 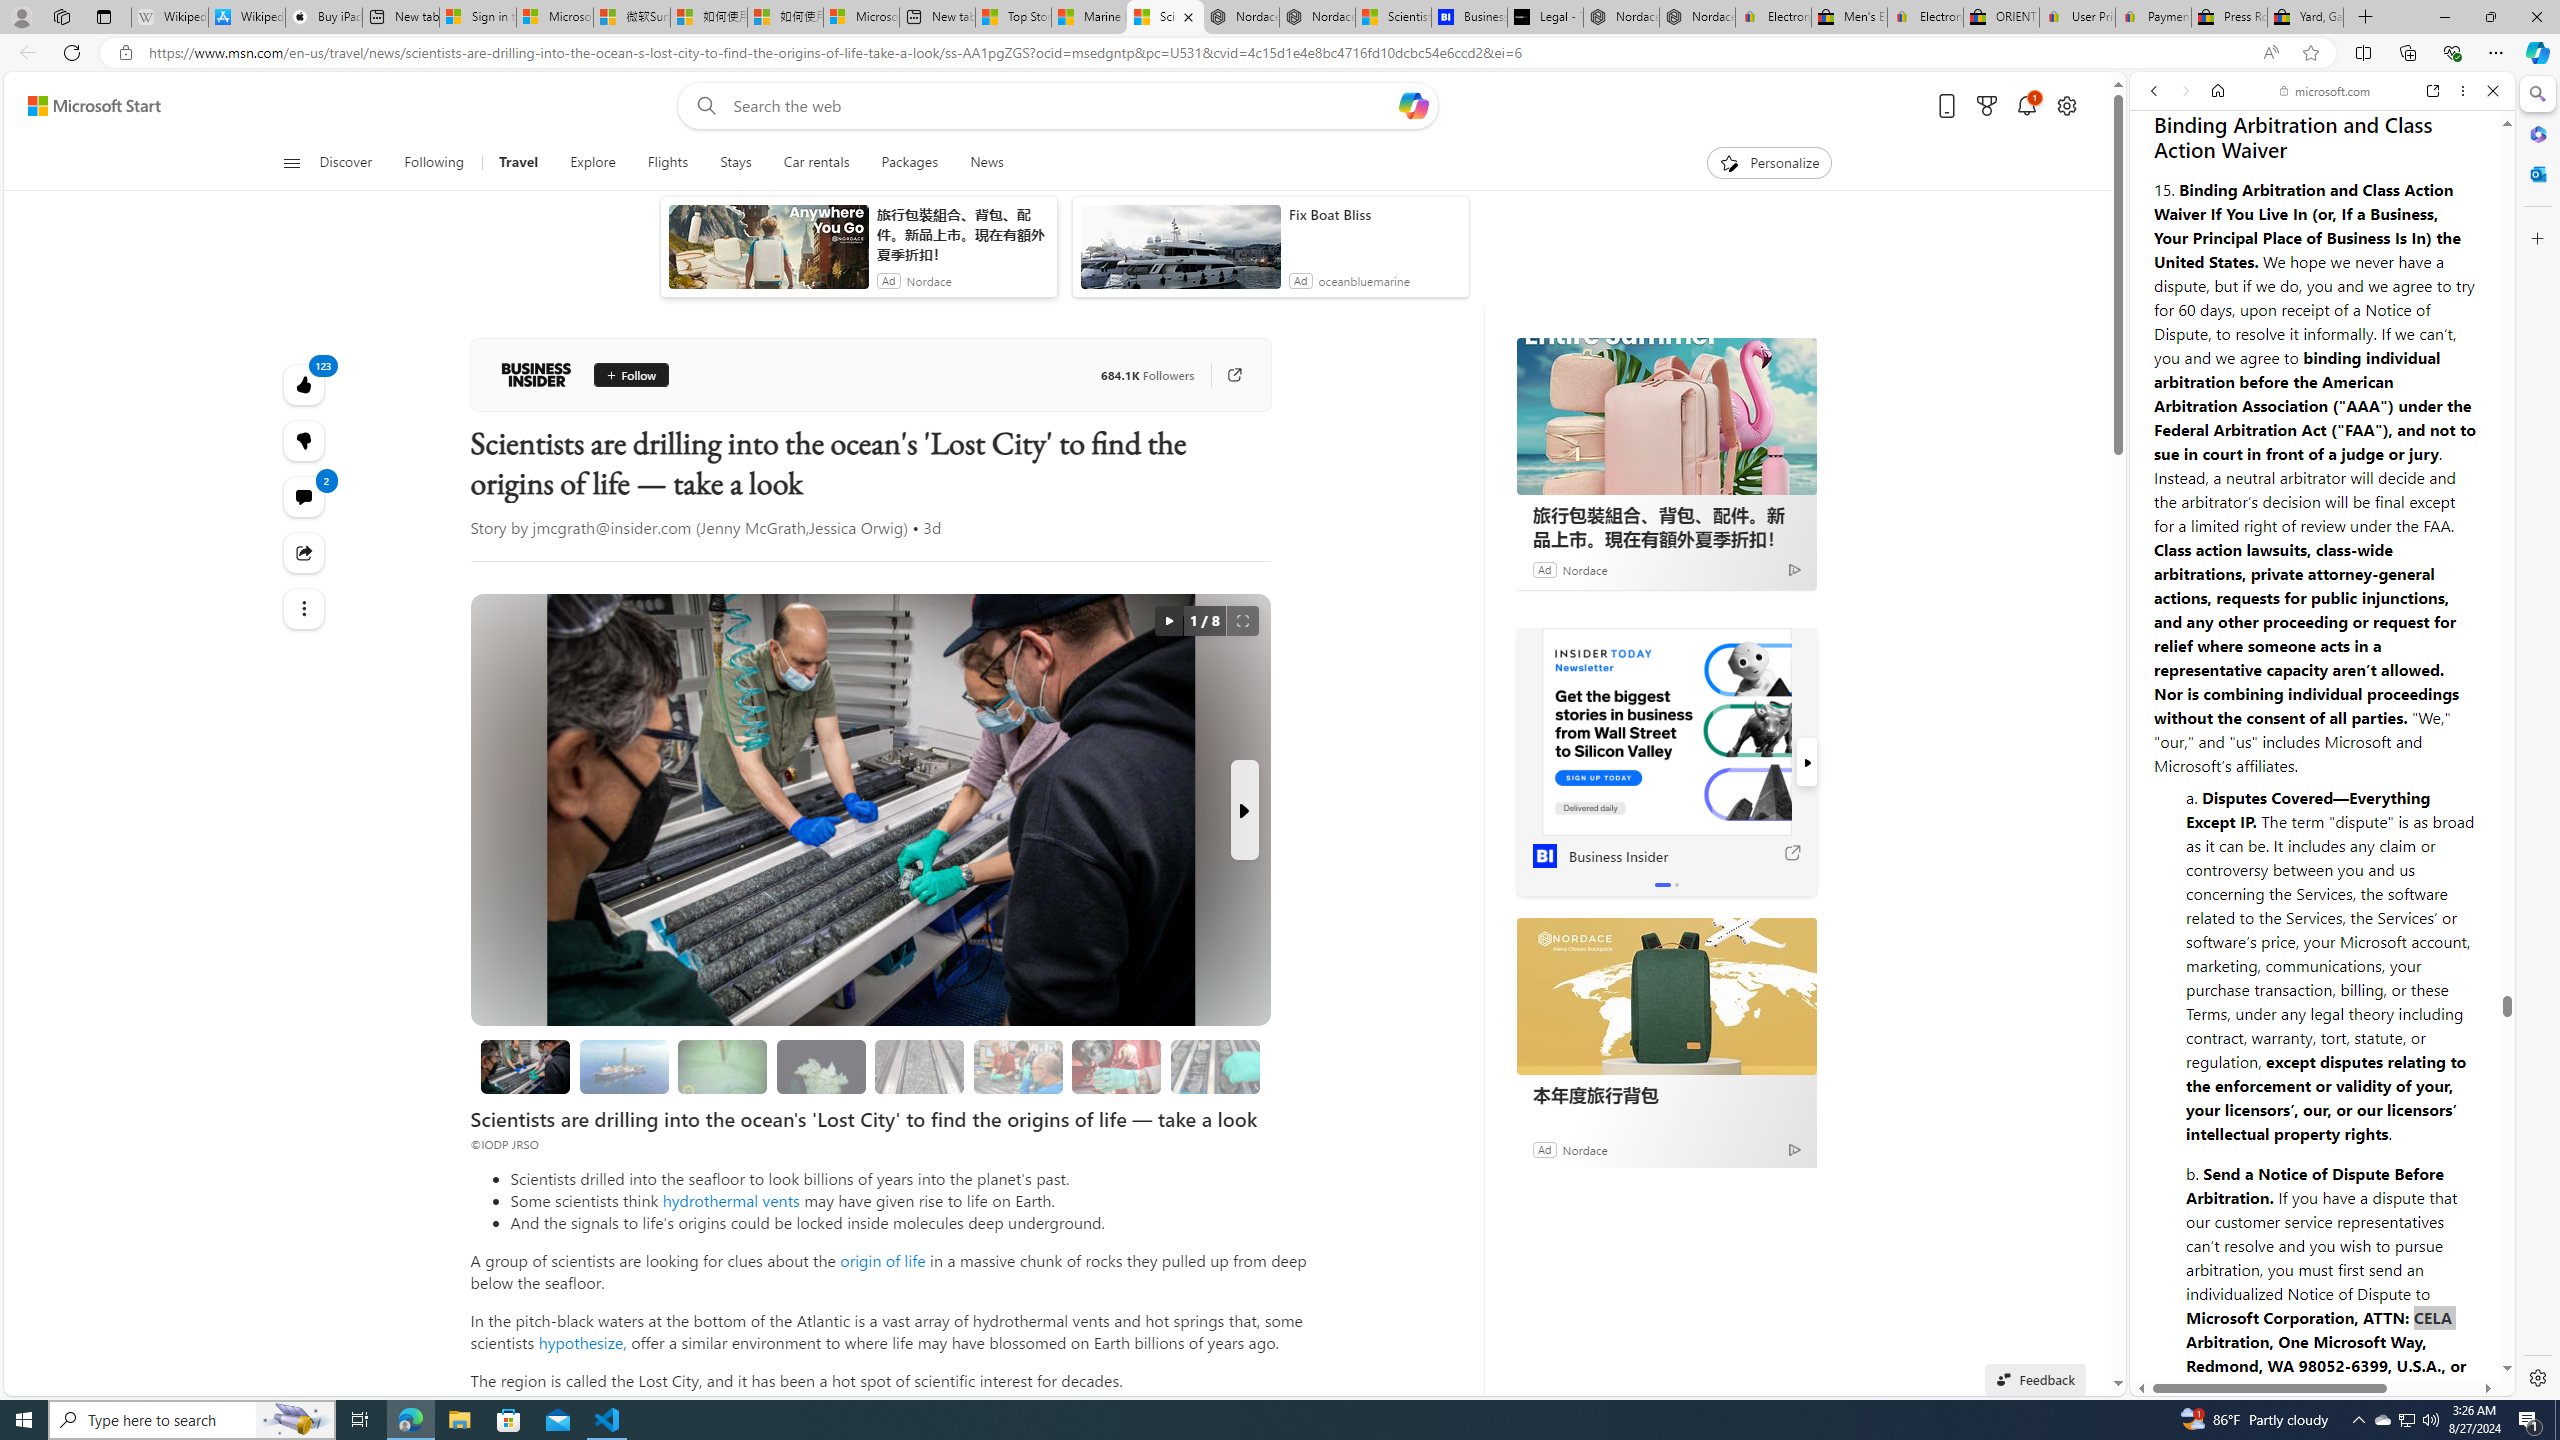 I want to click on 'Sign in to your Microsoft account', so click(x=476, y=16).